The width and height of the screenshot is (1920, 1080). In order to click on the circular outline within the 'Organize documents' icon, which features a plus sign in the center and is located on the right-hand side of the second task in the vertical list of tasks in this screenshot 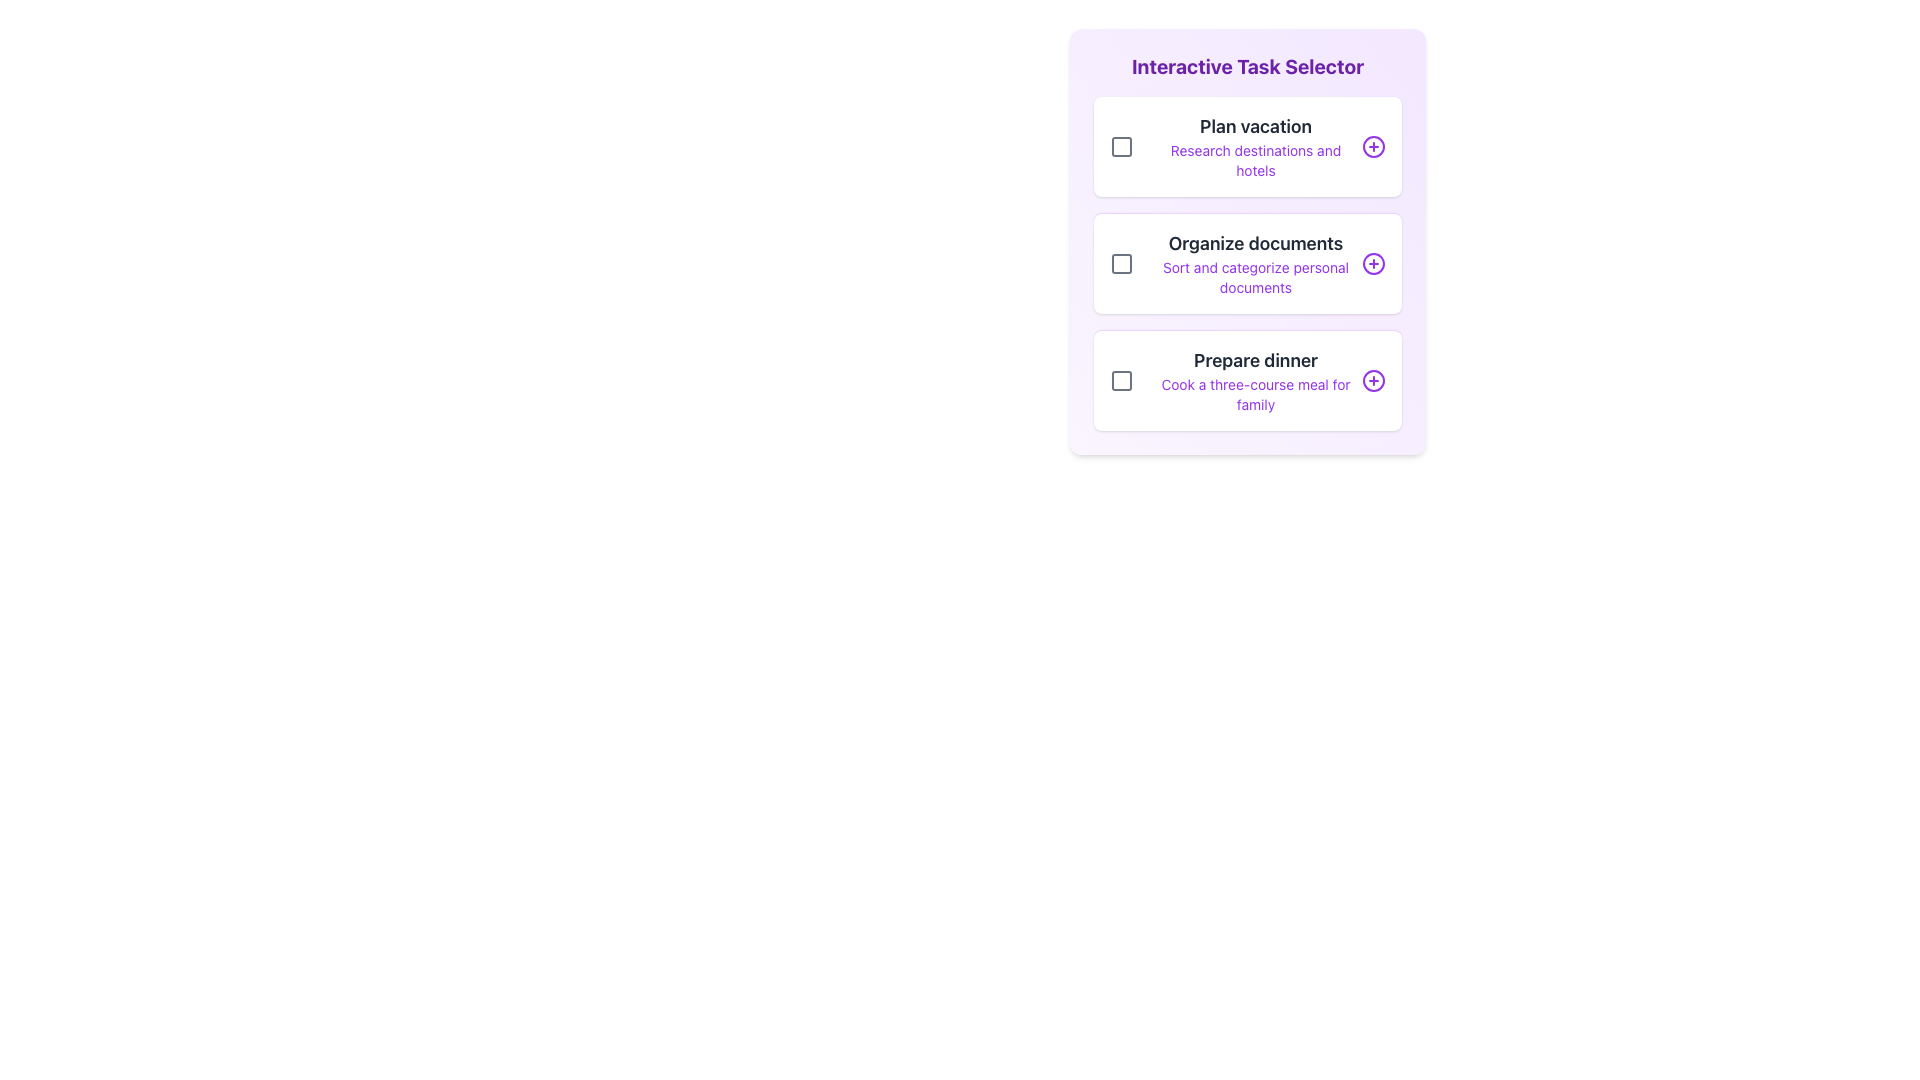, I will do `click(1372, 262)`.